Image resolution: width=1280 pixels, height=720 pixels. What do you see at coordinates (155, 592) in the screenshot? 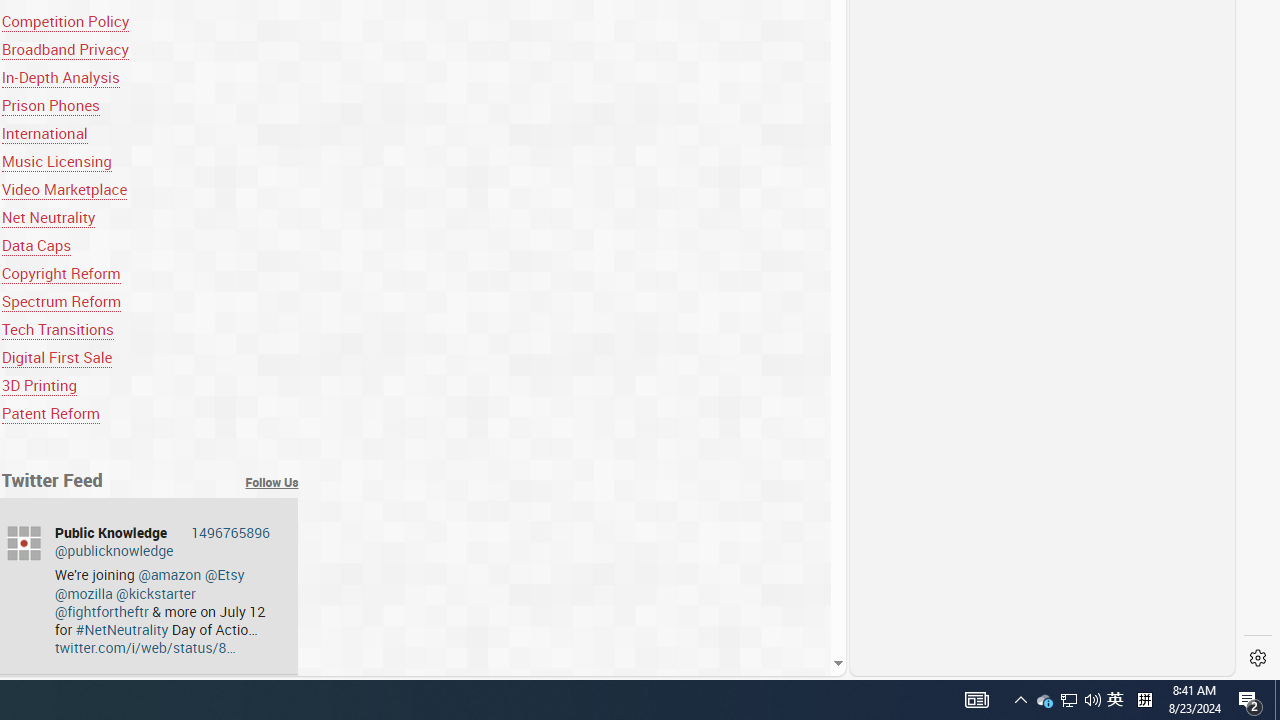
I see `'@kickstarter'` at bounding box center [155, 592].